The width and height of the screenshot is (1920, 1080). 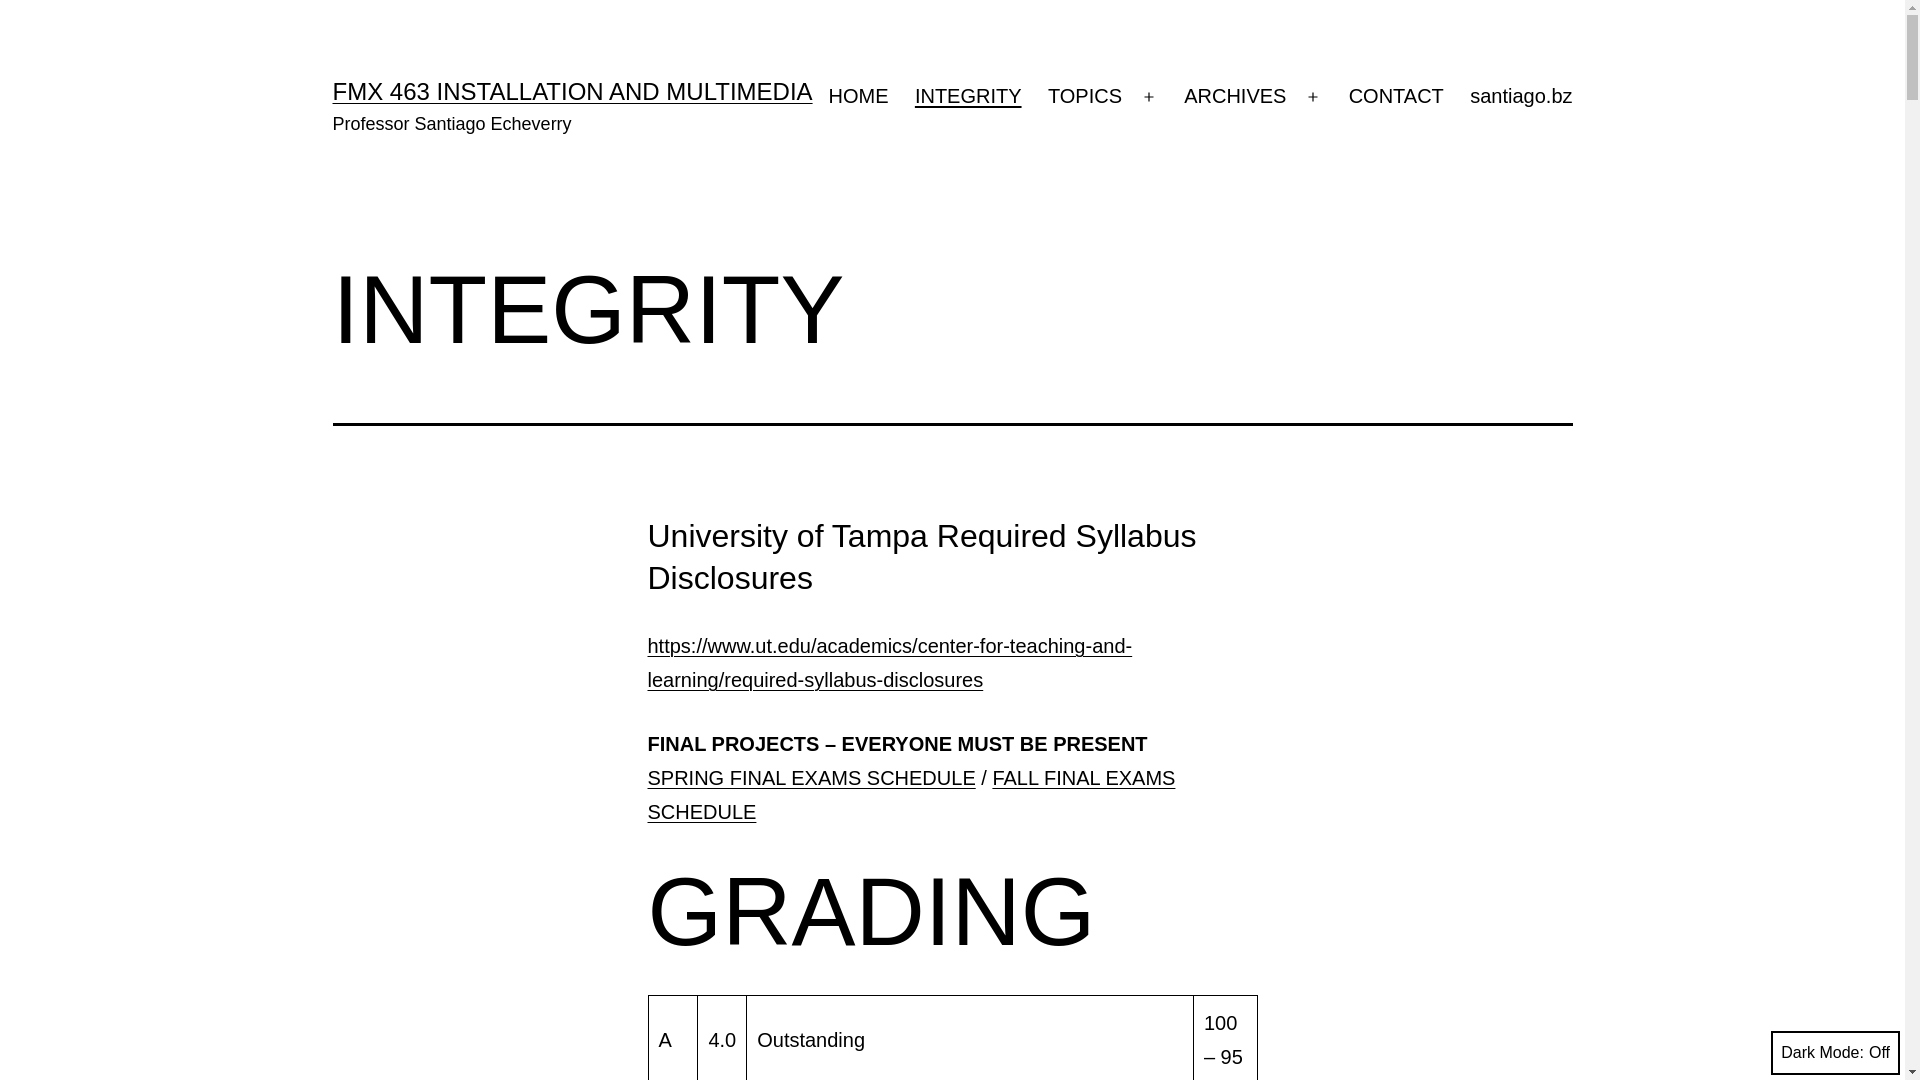 I want to click on 'FALL FINAL EXAMS SCHEDULE', so click(x=911, y=793).